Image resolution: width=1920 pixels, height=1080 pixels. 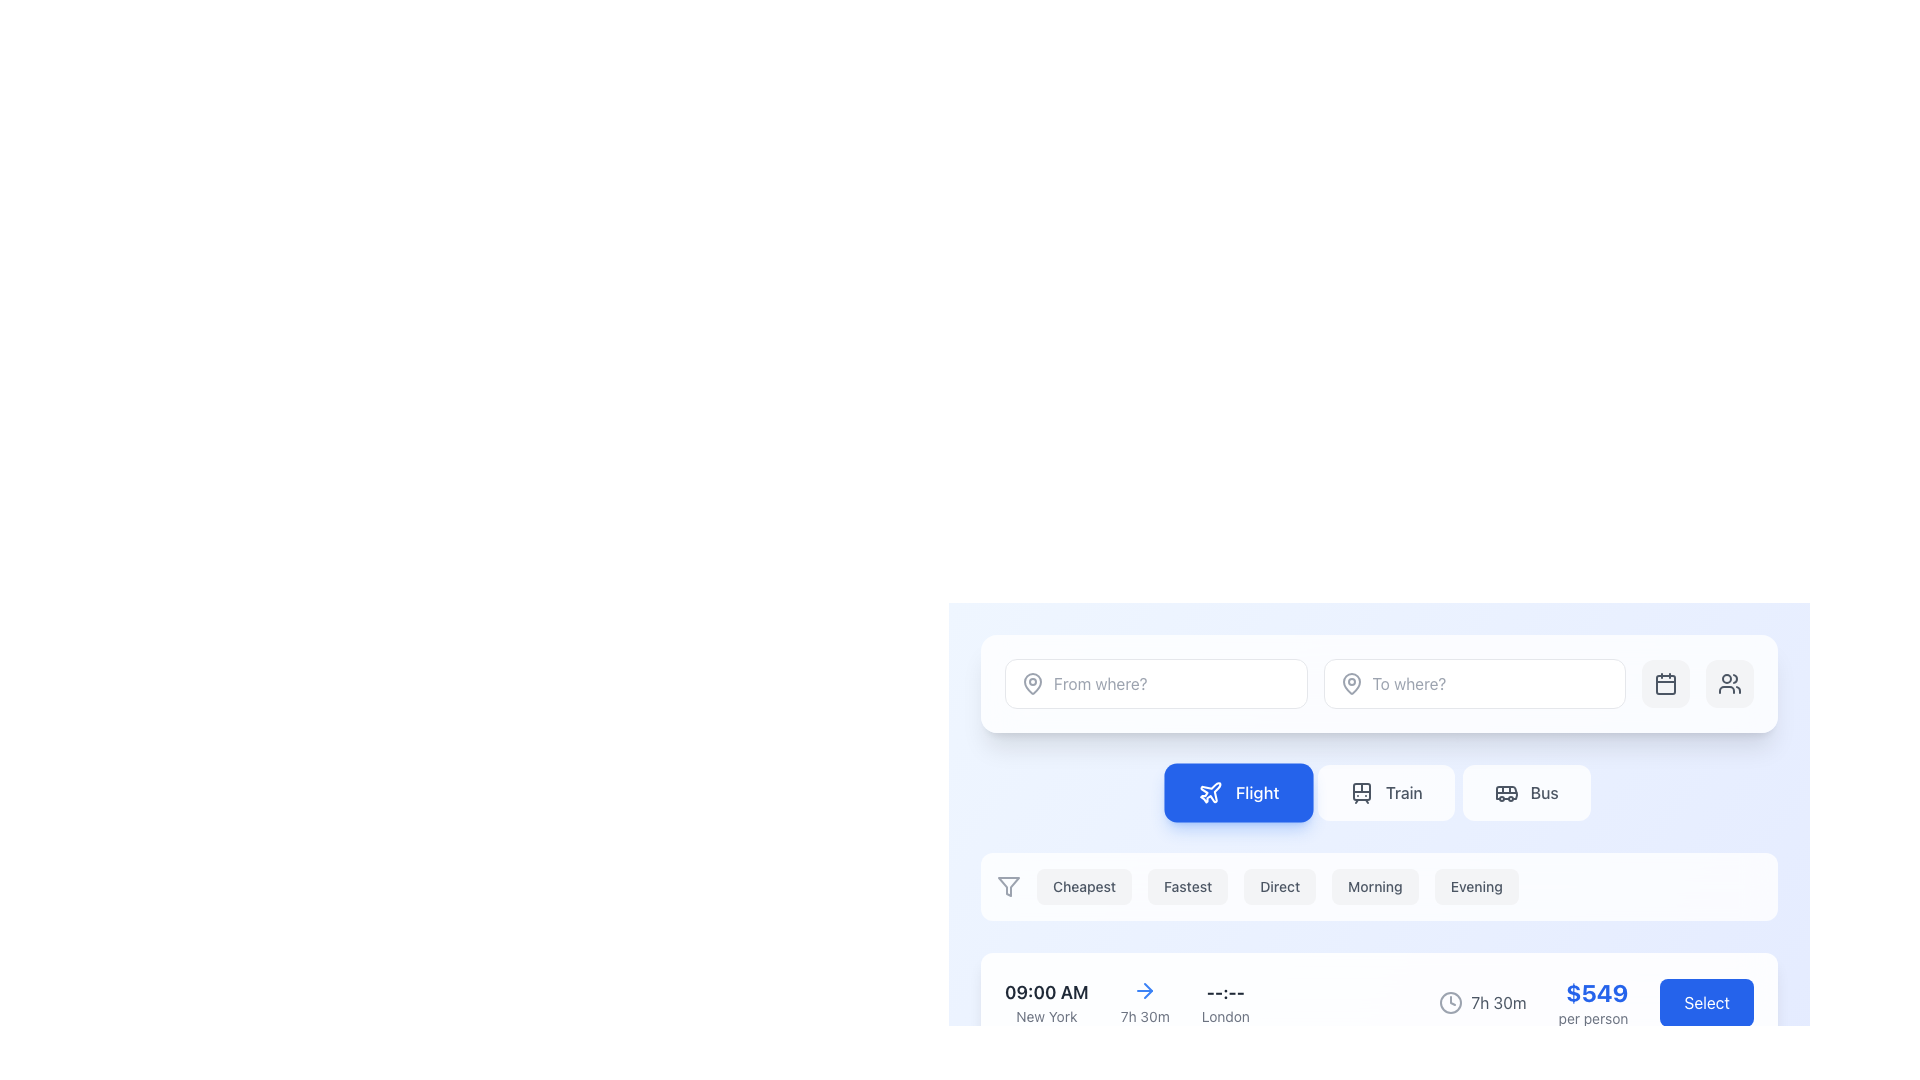 What do you see at coordinates (1224, 992) in the screenshot?
I see `the Text label displaying dashes ('--:--') in bold gray font, which serves as a placeholder for time information, positioned above the text 'London' in a booking interface` at bounding box center [1224, 992].